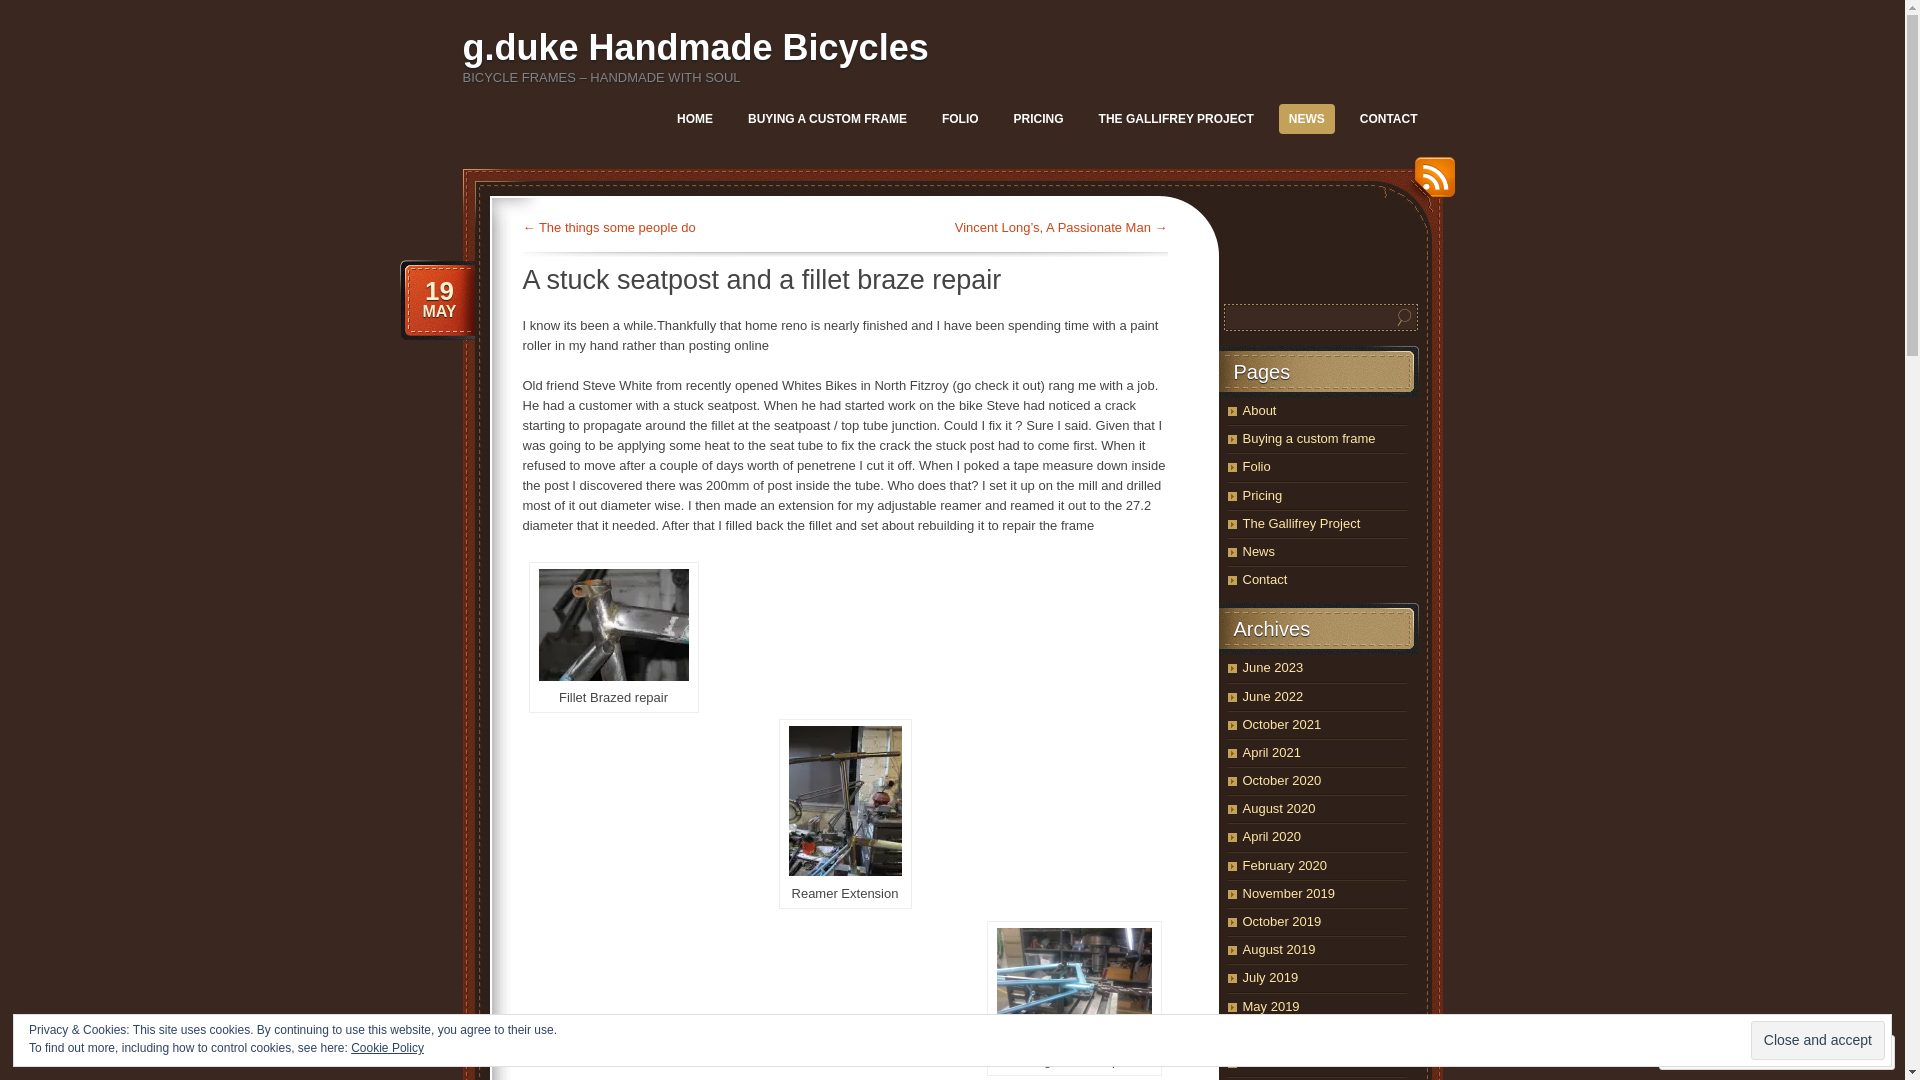 The width and height of the screenshot is (1920, 1080). I want to click on 'HOME', so click(667, 119).